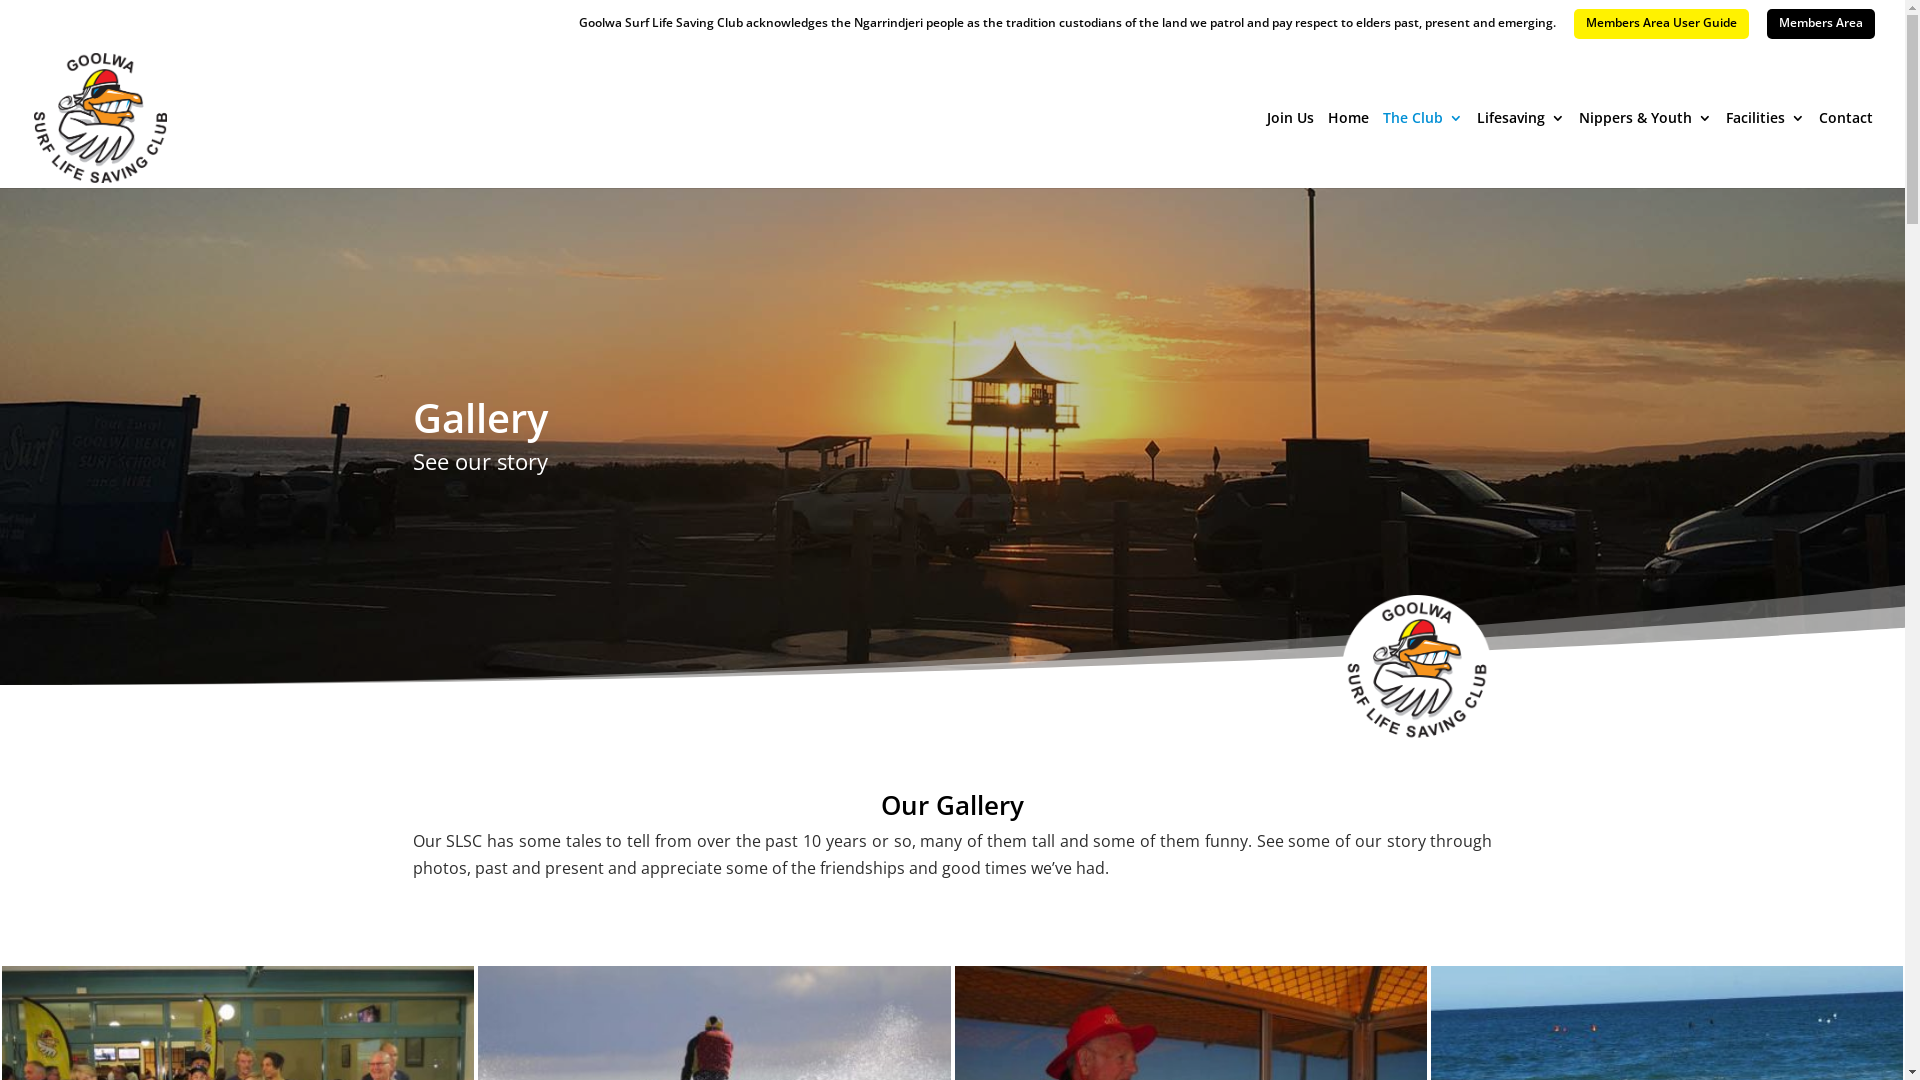 The width and height of the screenshot is (1920, 1080). What do you see at coordinates (1820, 23) in the screenshot?
I see `'Members Area'` at bounding box center [1820, 23].